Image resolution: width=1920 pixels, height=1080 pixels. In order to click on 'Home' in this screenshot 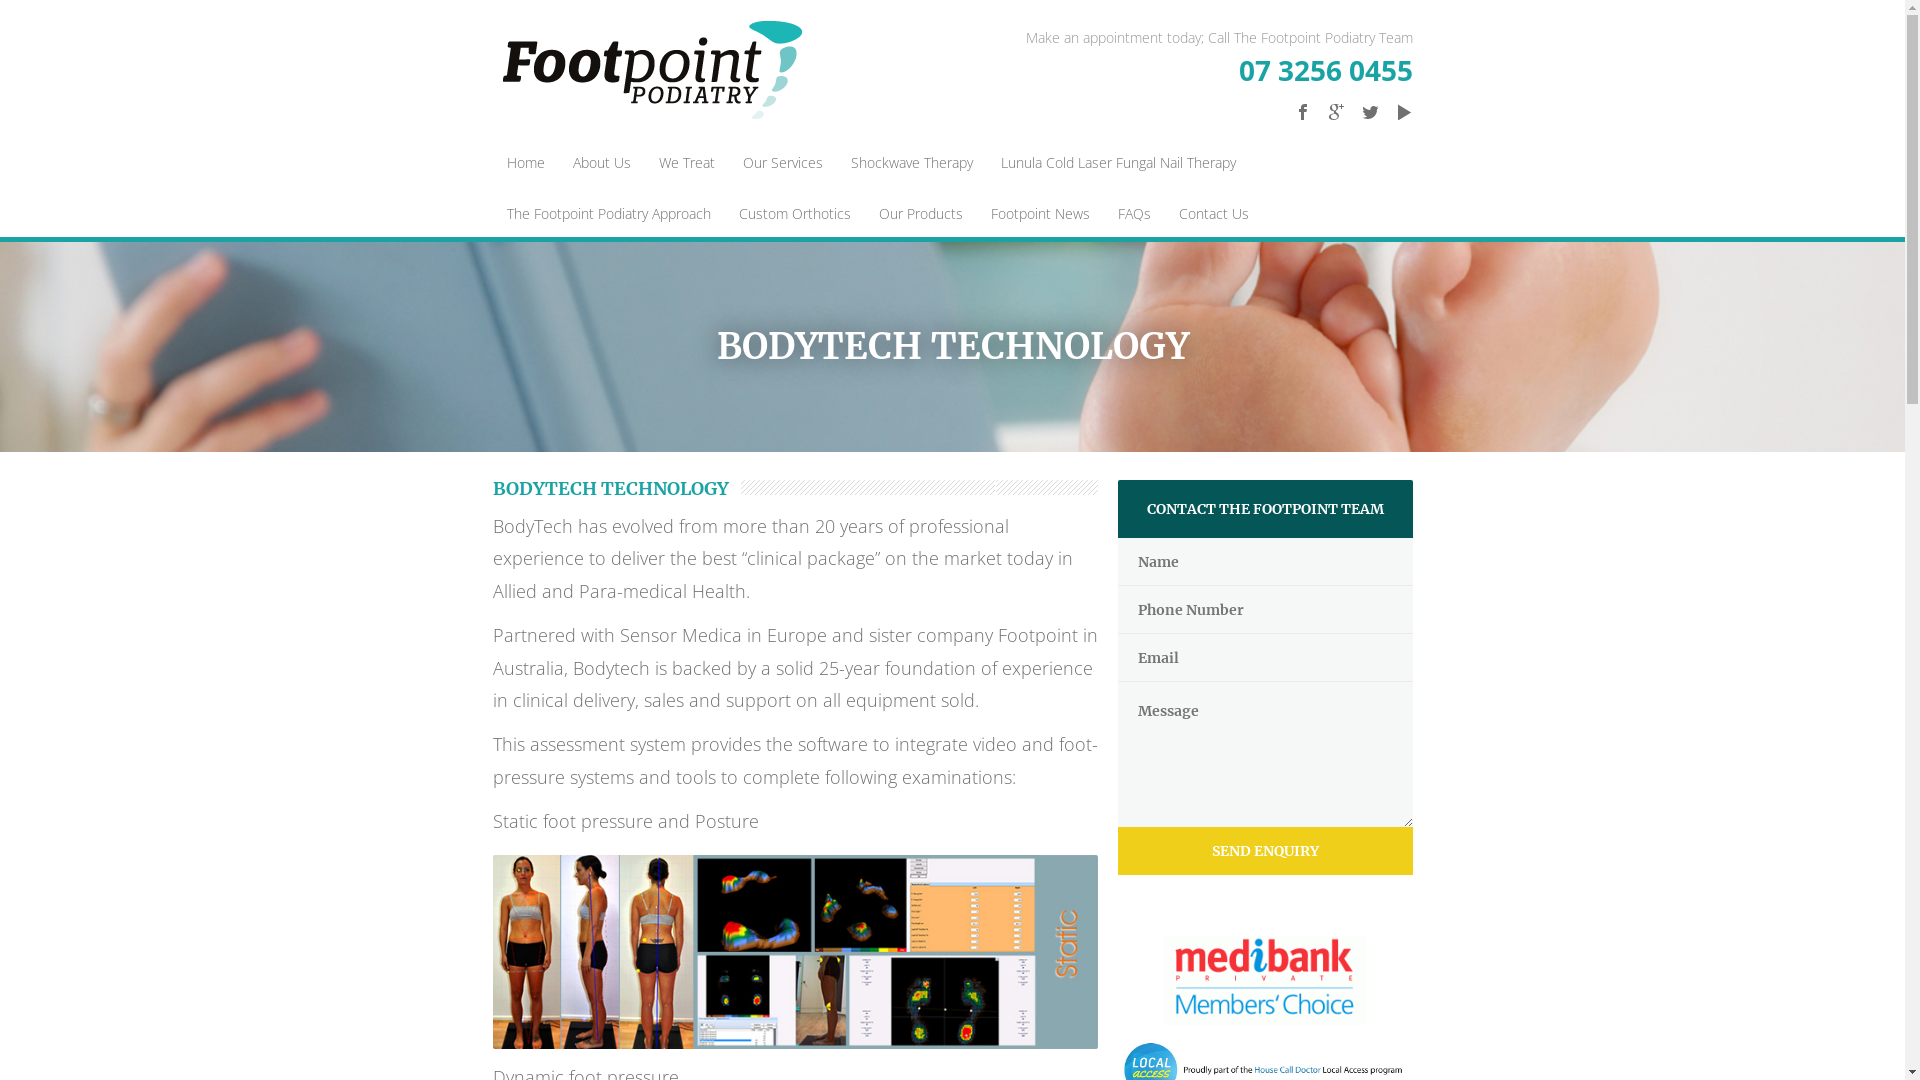, I will do `click(524, 164)`.